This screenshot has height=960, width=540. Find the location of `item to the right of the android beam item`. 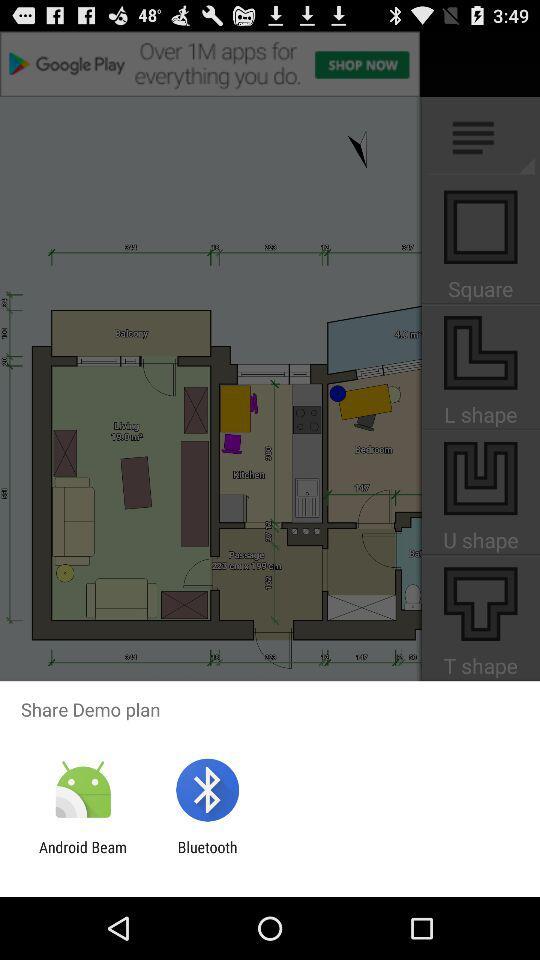

item to the right of the android beam item is located at coordinates (206, 855).